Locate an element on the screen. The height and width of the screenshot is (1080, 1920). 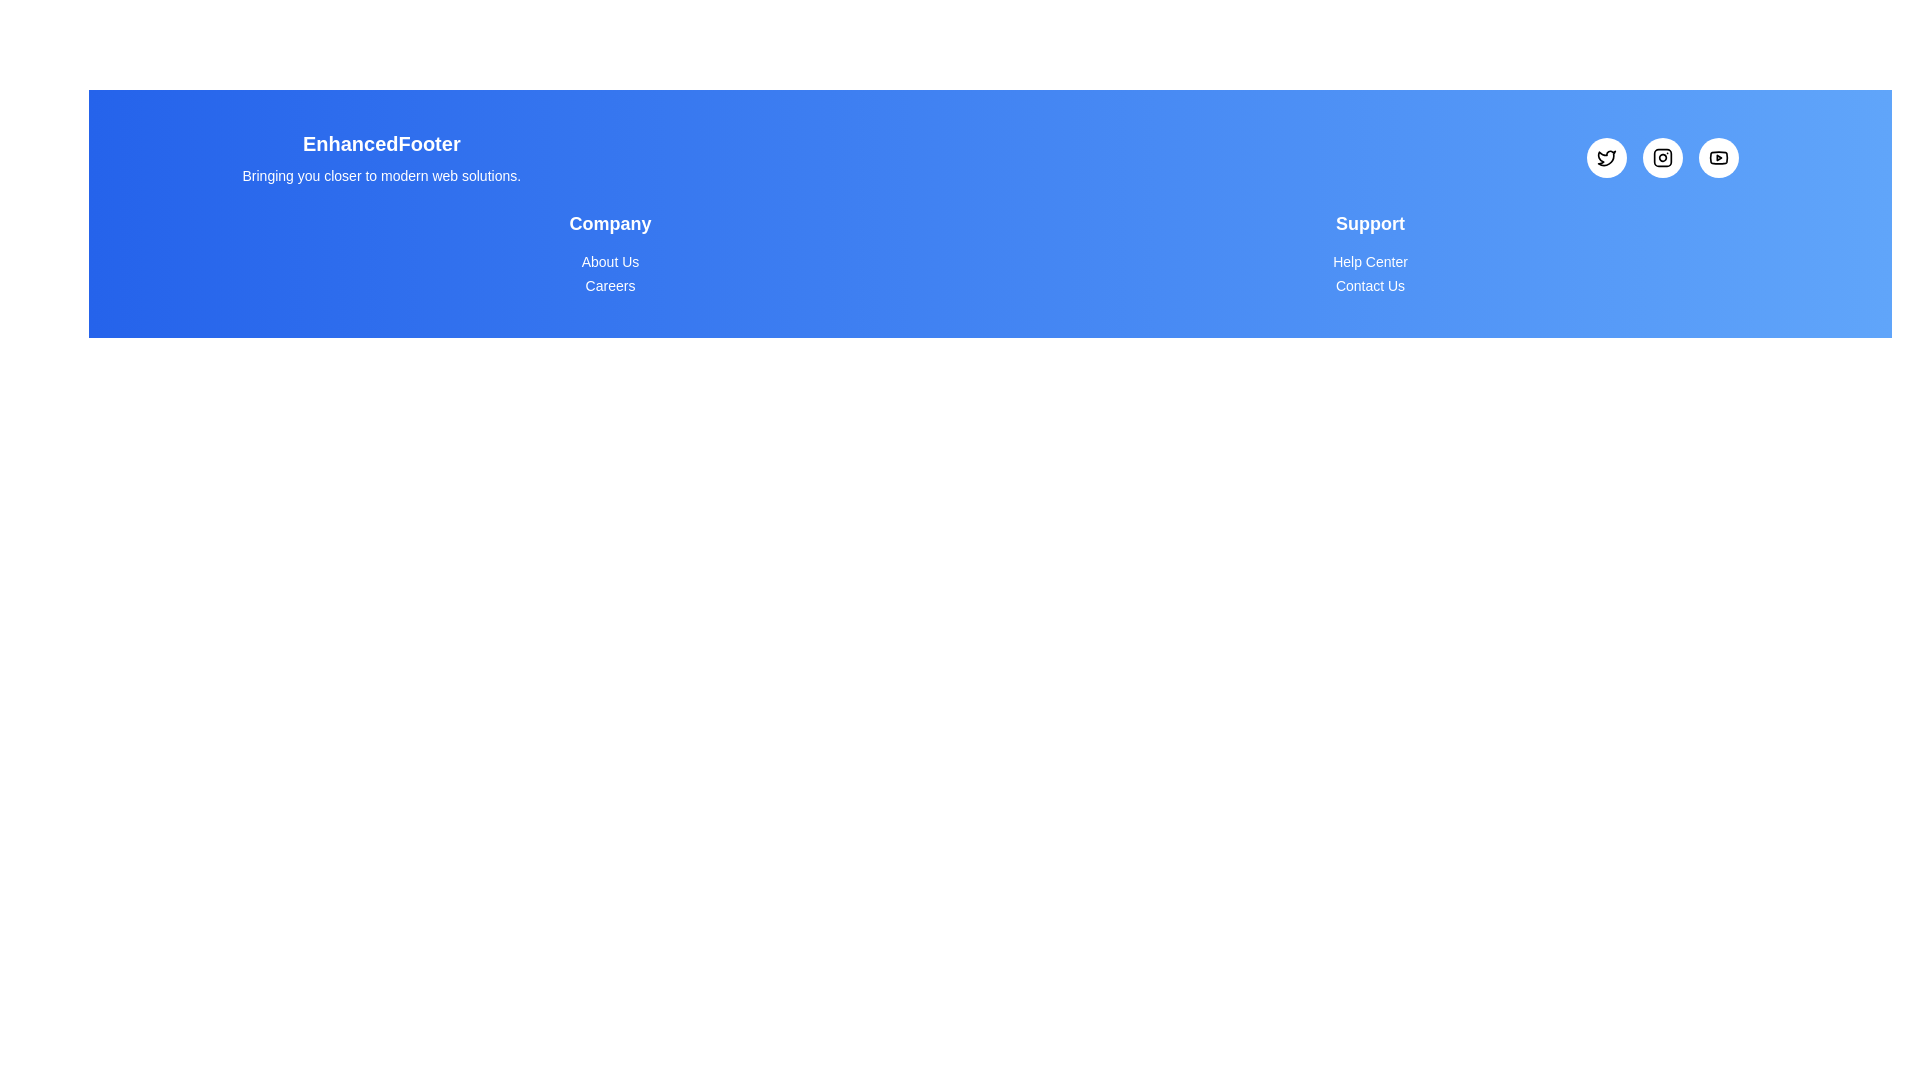
the interactive hyperlinks in the text block located in the right column below the 'Support' heading is located at coordinates (1369, 253).